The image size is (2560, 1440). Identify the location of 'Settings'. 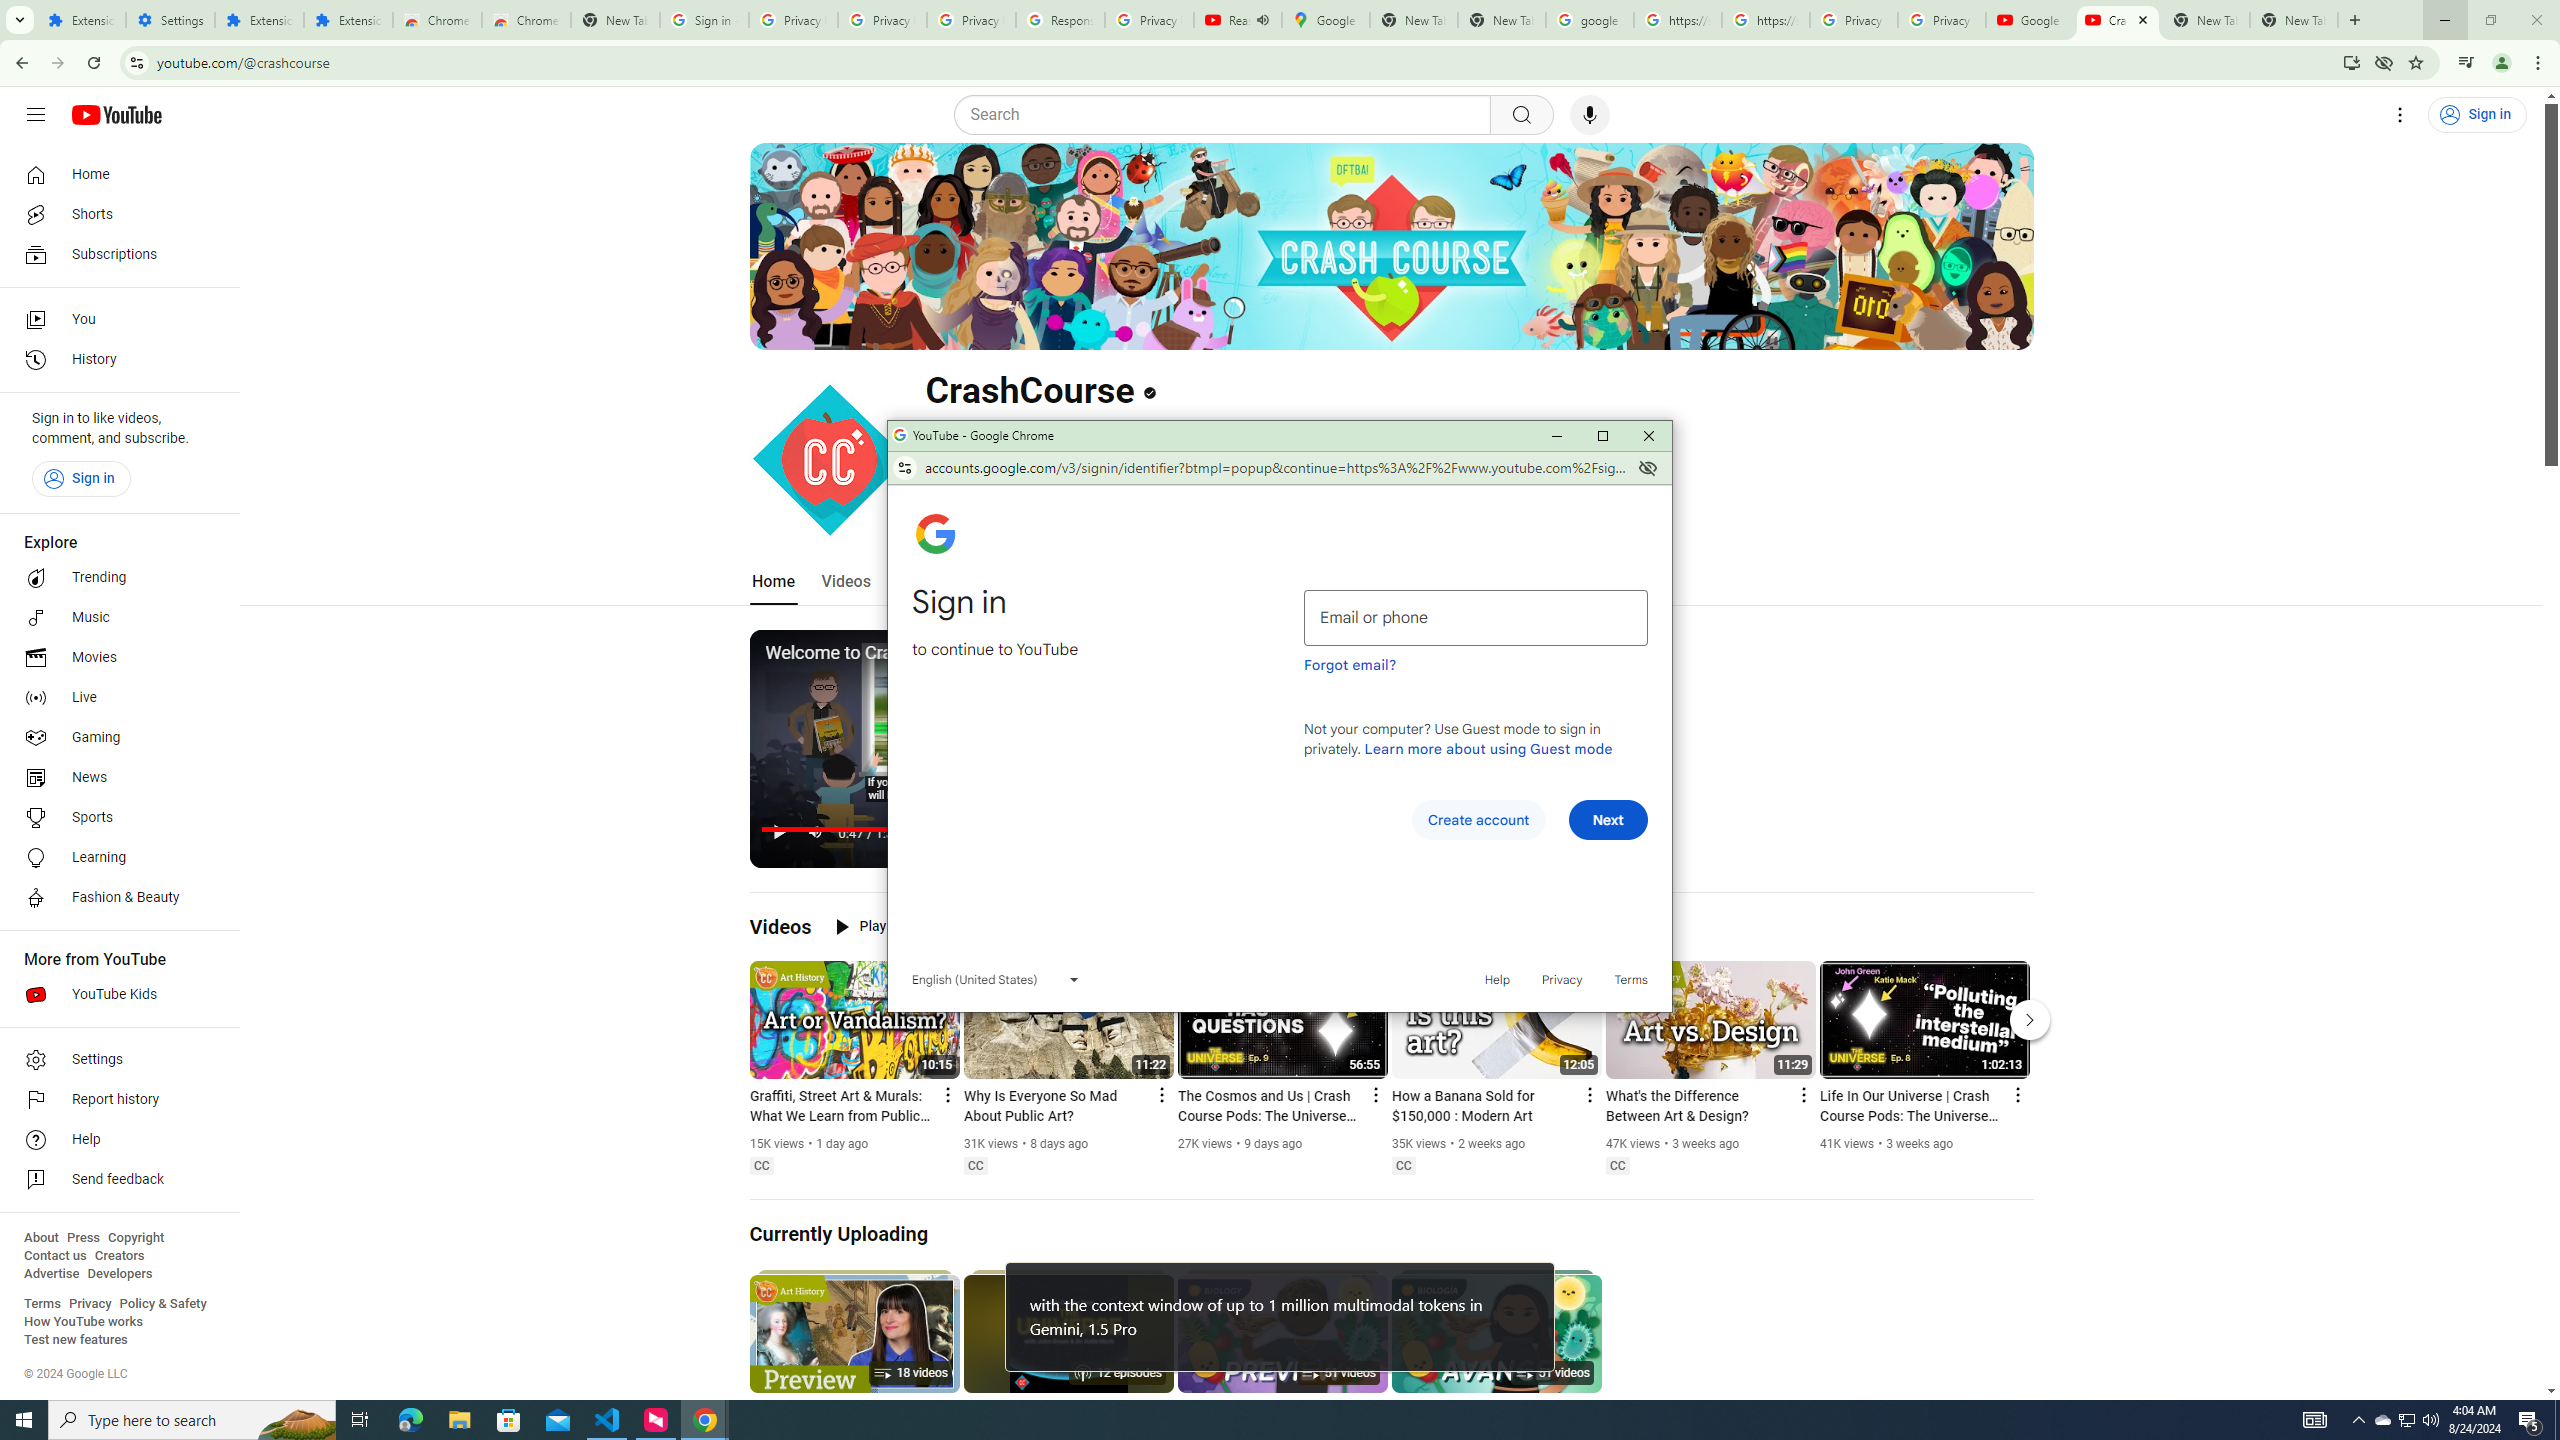
(113, 1058).